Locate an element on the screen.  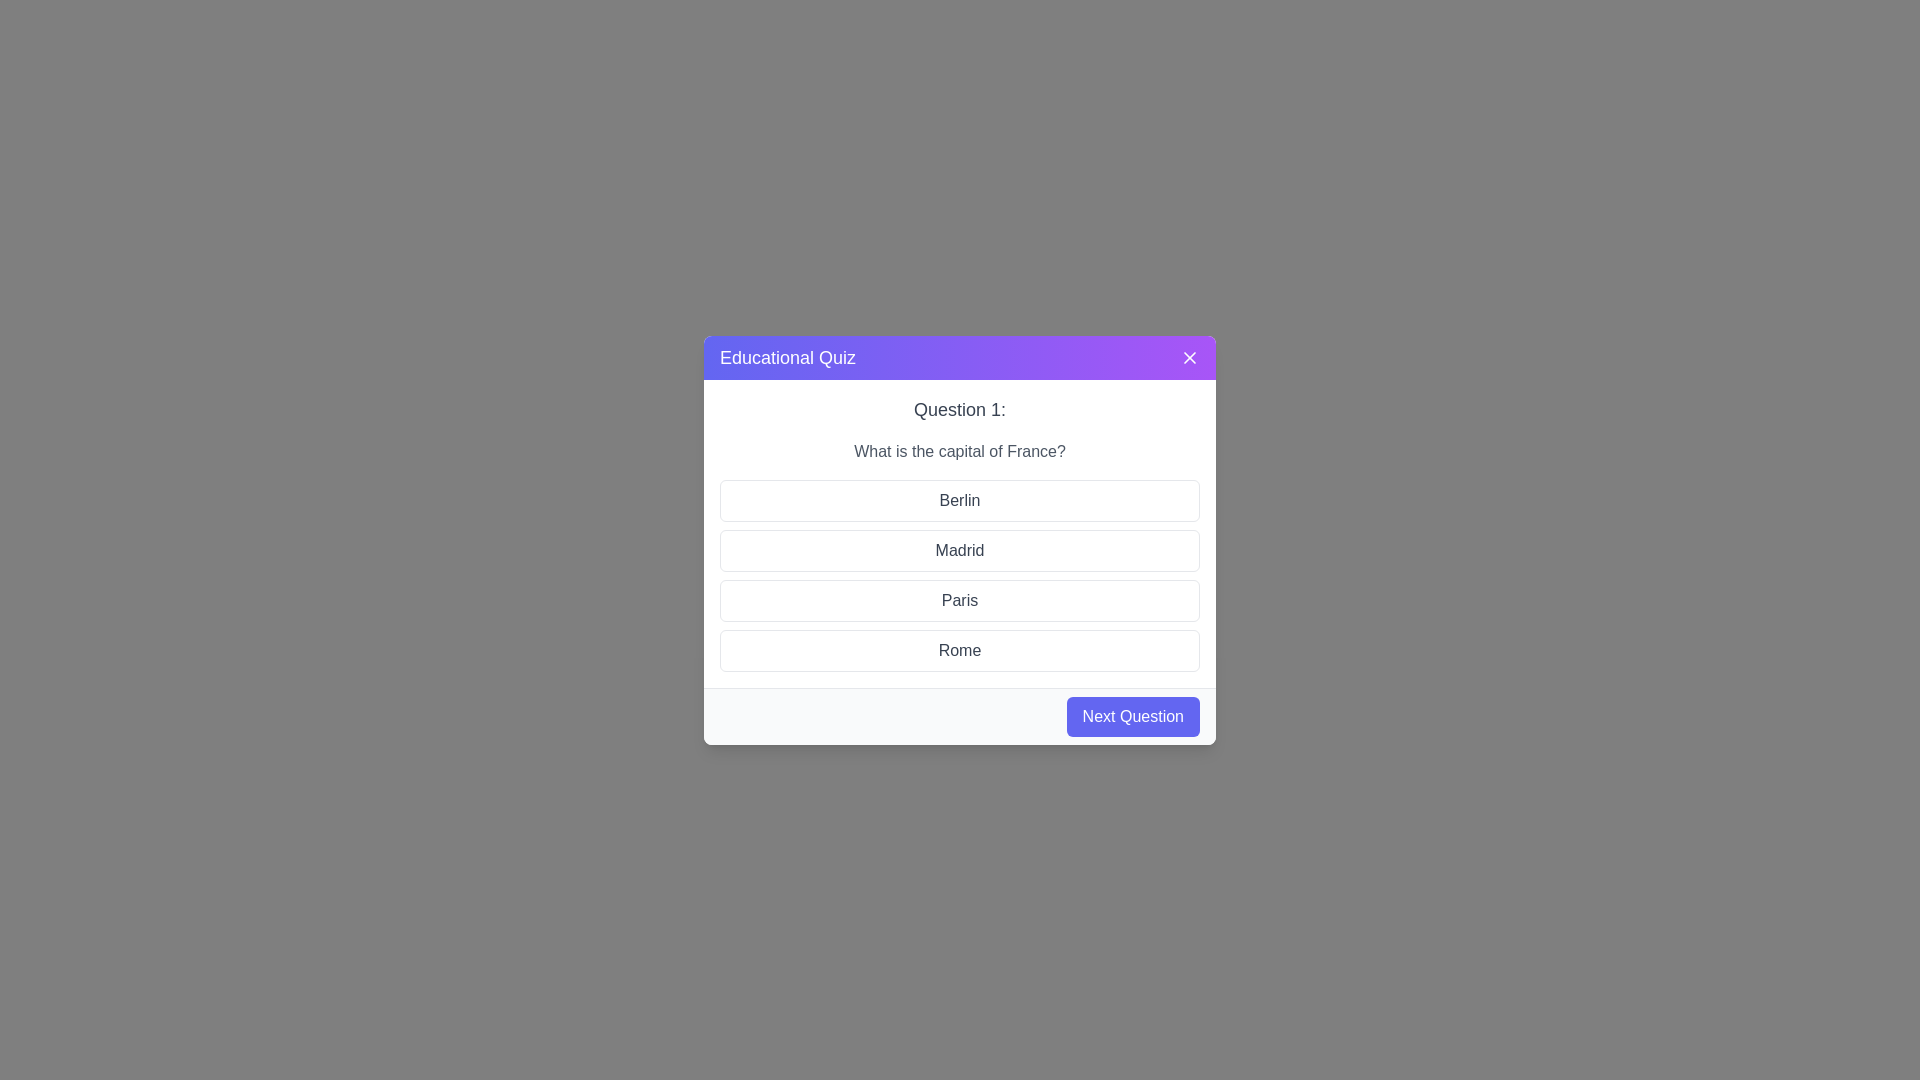
the button is located at coordinates (960, 540).